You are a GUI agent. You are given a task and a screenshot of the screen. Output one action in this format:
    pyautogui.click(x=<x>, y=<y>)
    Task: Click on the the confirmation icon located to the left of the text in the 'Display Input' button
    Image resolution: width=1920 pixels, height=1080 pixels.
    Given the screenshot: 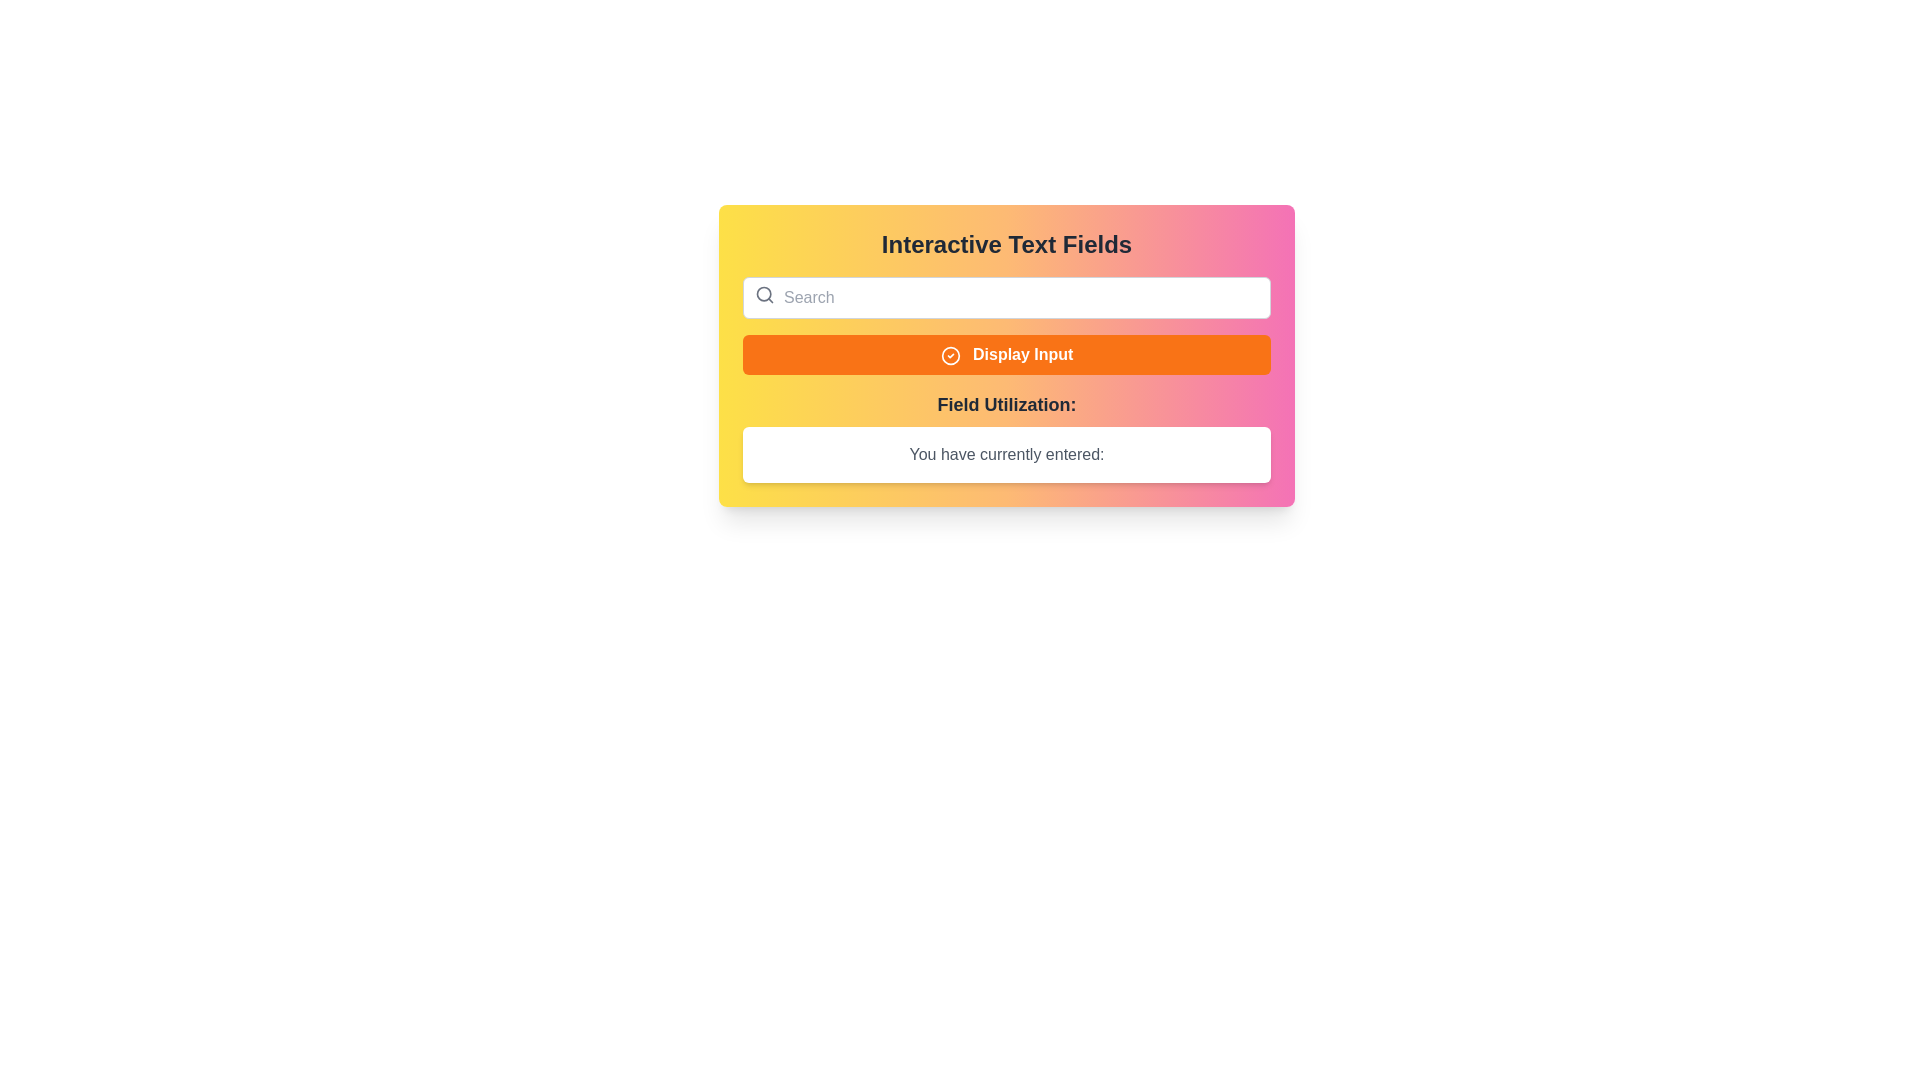 What is the action you would take?
    pyautogui.click(x=949, y=354)
    